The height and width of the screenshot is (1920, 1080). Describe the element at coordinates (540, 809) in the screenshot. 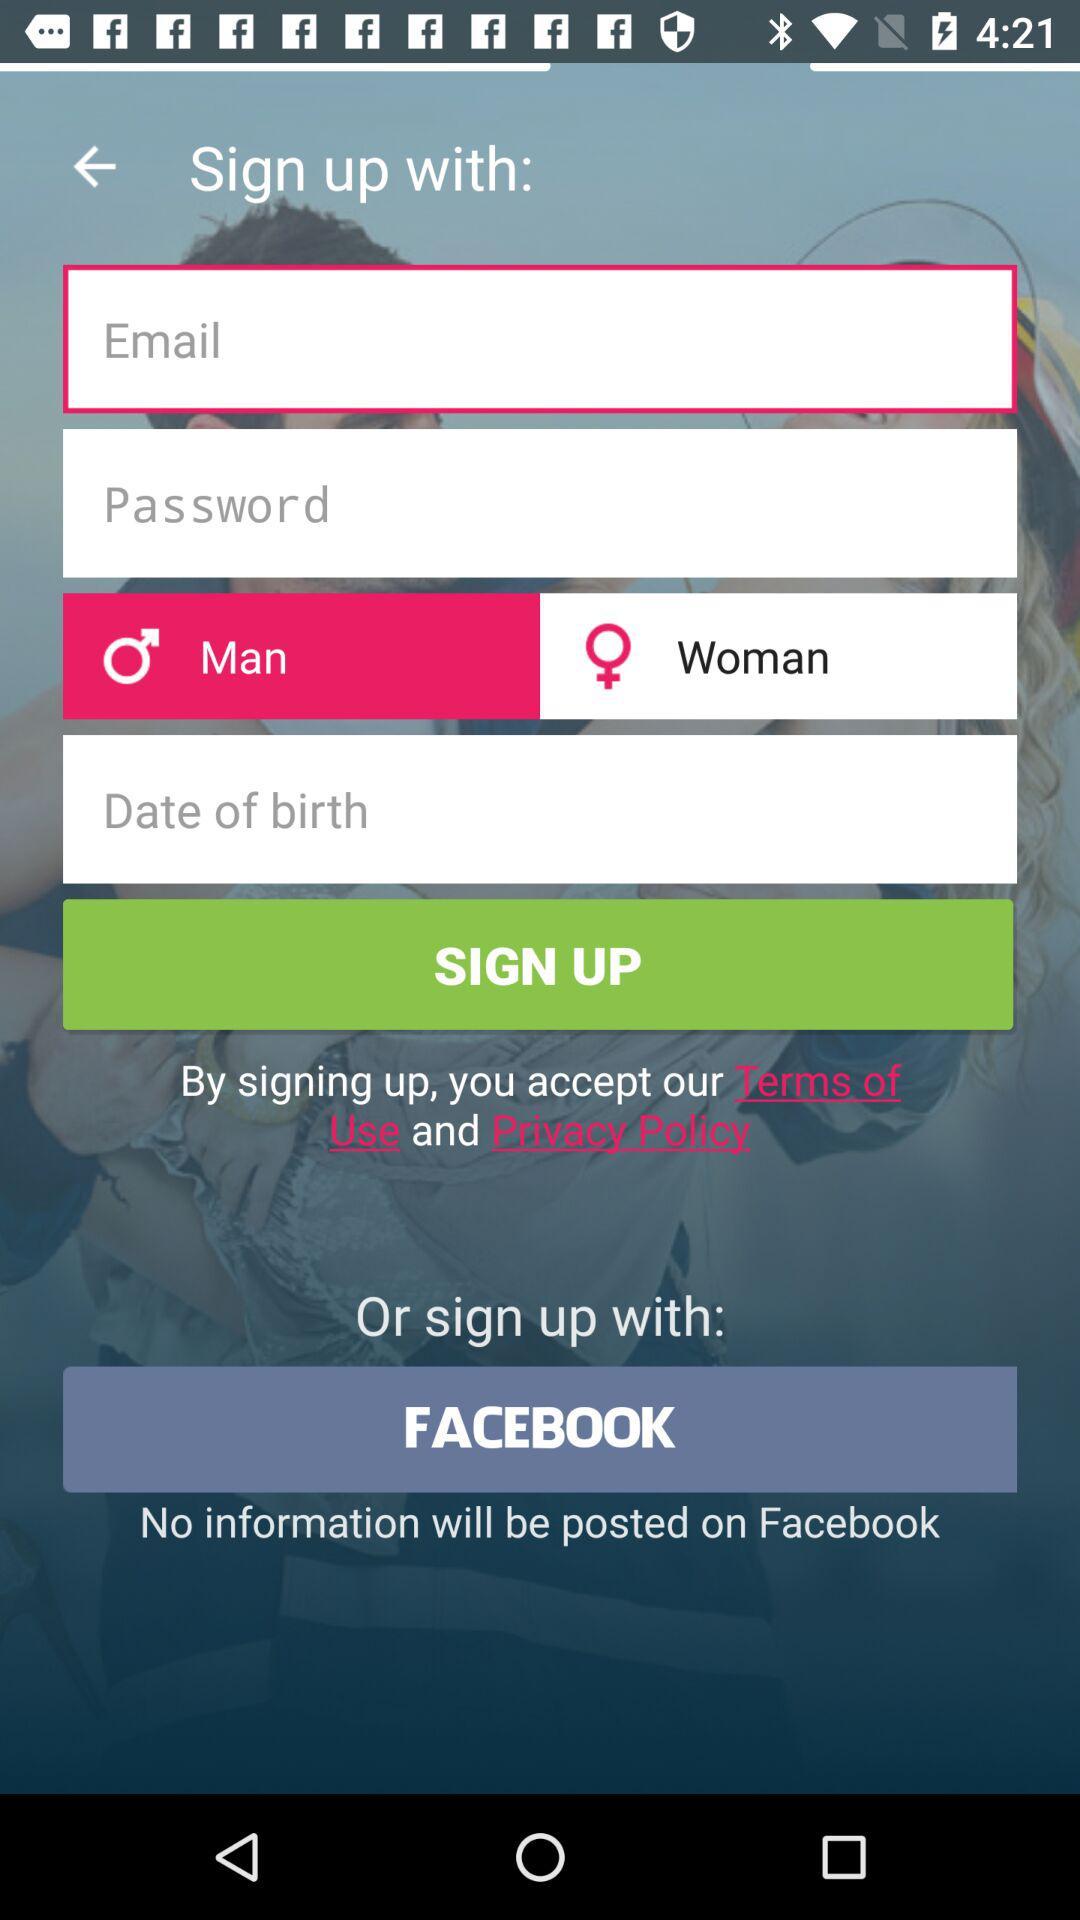

I see `text field above sign up button` at that location.